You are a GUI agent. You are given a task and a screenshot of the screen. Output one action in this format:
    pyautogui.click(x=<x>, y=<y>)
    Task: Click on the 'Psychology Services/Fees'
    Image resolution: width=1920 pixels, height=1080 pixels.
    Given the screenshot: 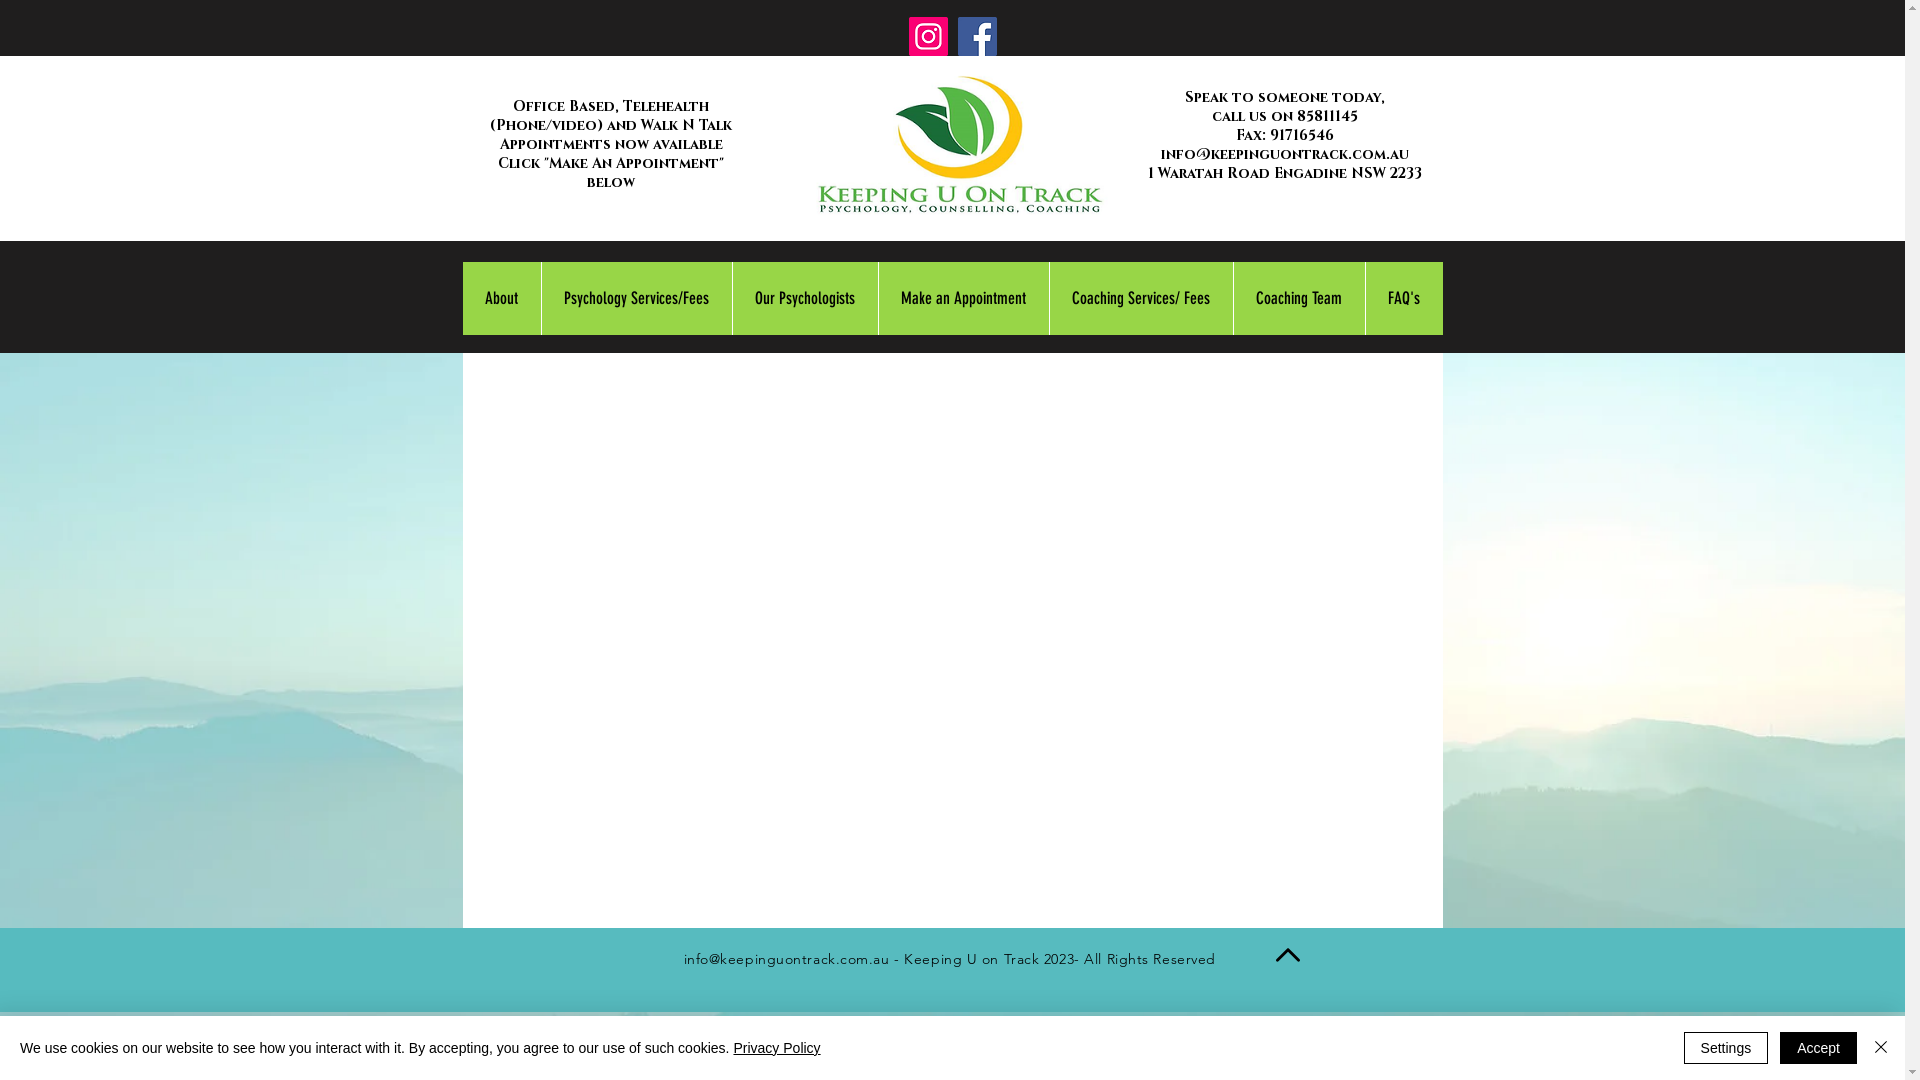 What is the action you would take?
    pyautogui.click(x=634, y=298)
    